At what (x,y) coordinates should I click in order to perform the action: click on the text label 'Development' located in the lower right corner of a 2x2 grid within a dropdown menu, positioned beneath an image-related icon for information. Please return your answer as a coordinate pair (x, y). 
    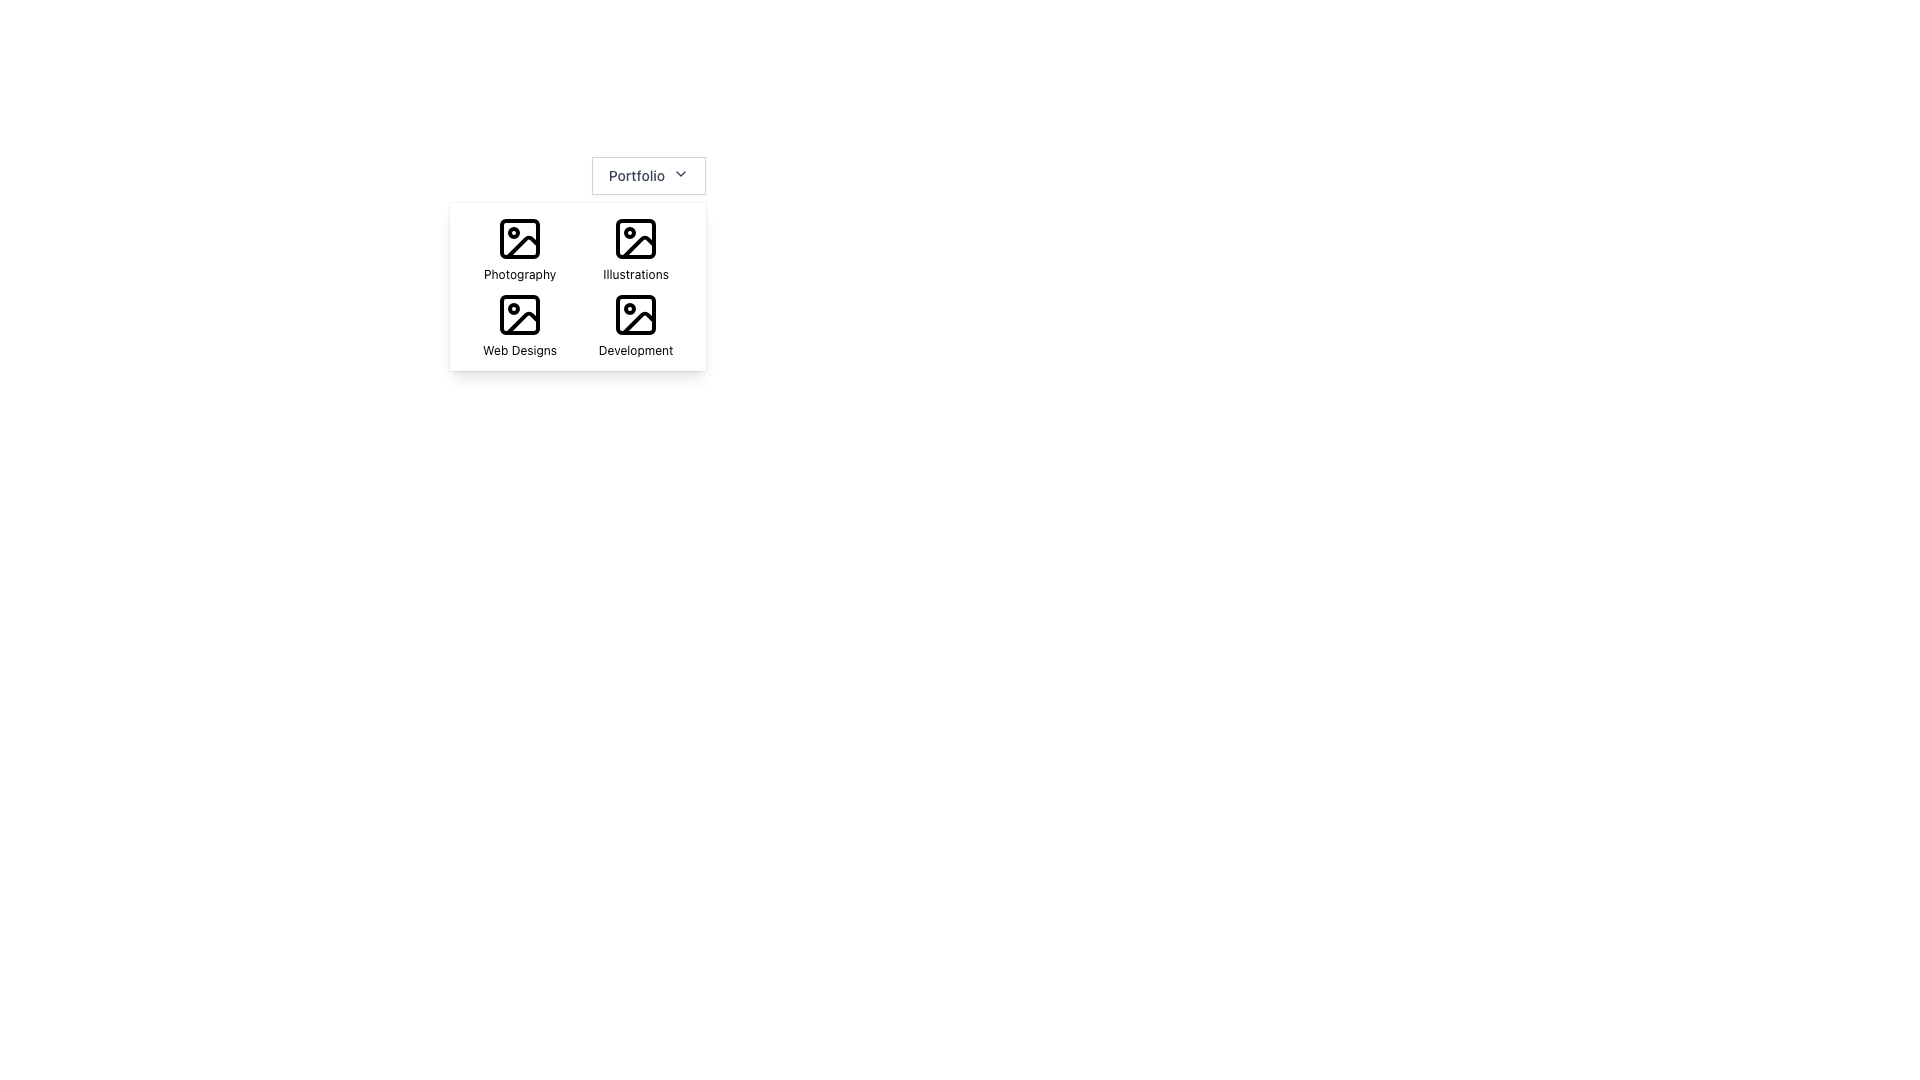
    Looking at the image, I should click on (635, 350).